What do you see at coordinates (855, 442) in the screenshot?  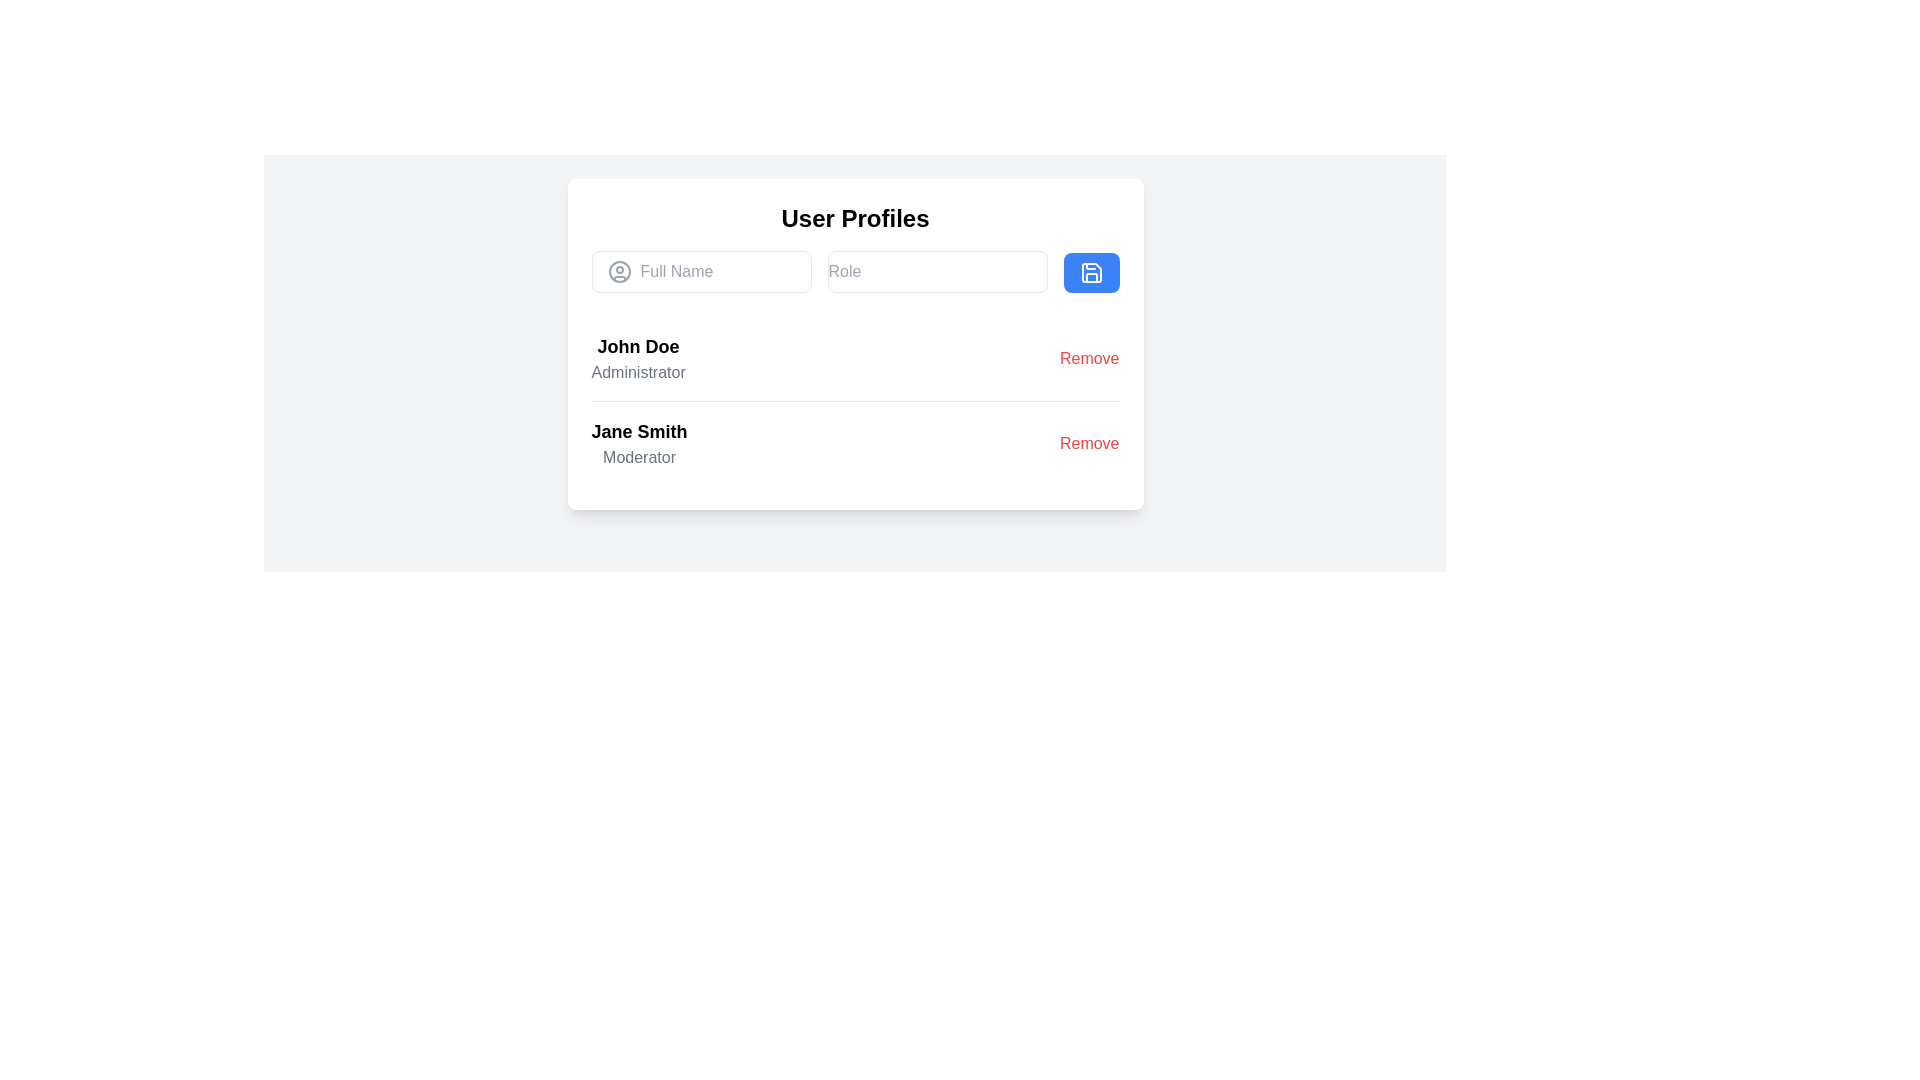 I see `the user profile entry displaying the user's name and role` at bounding box center [855, 442].